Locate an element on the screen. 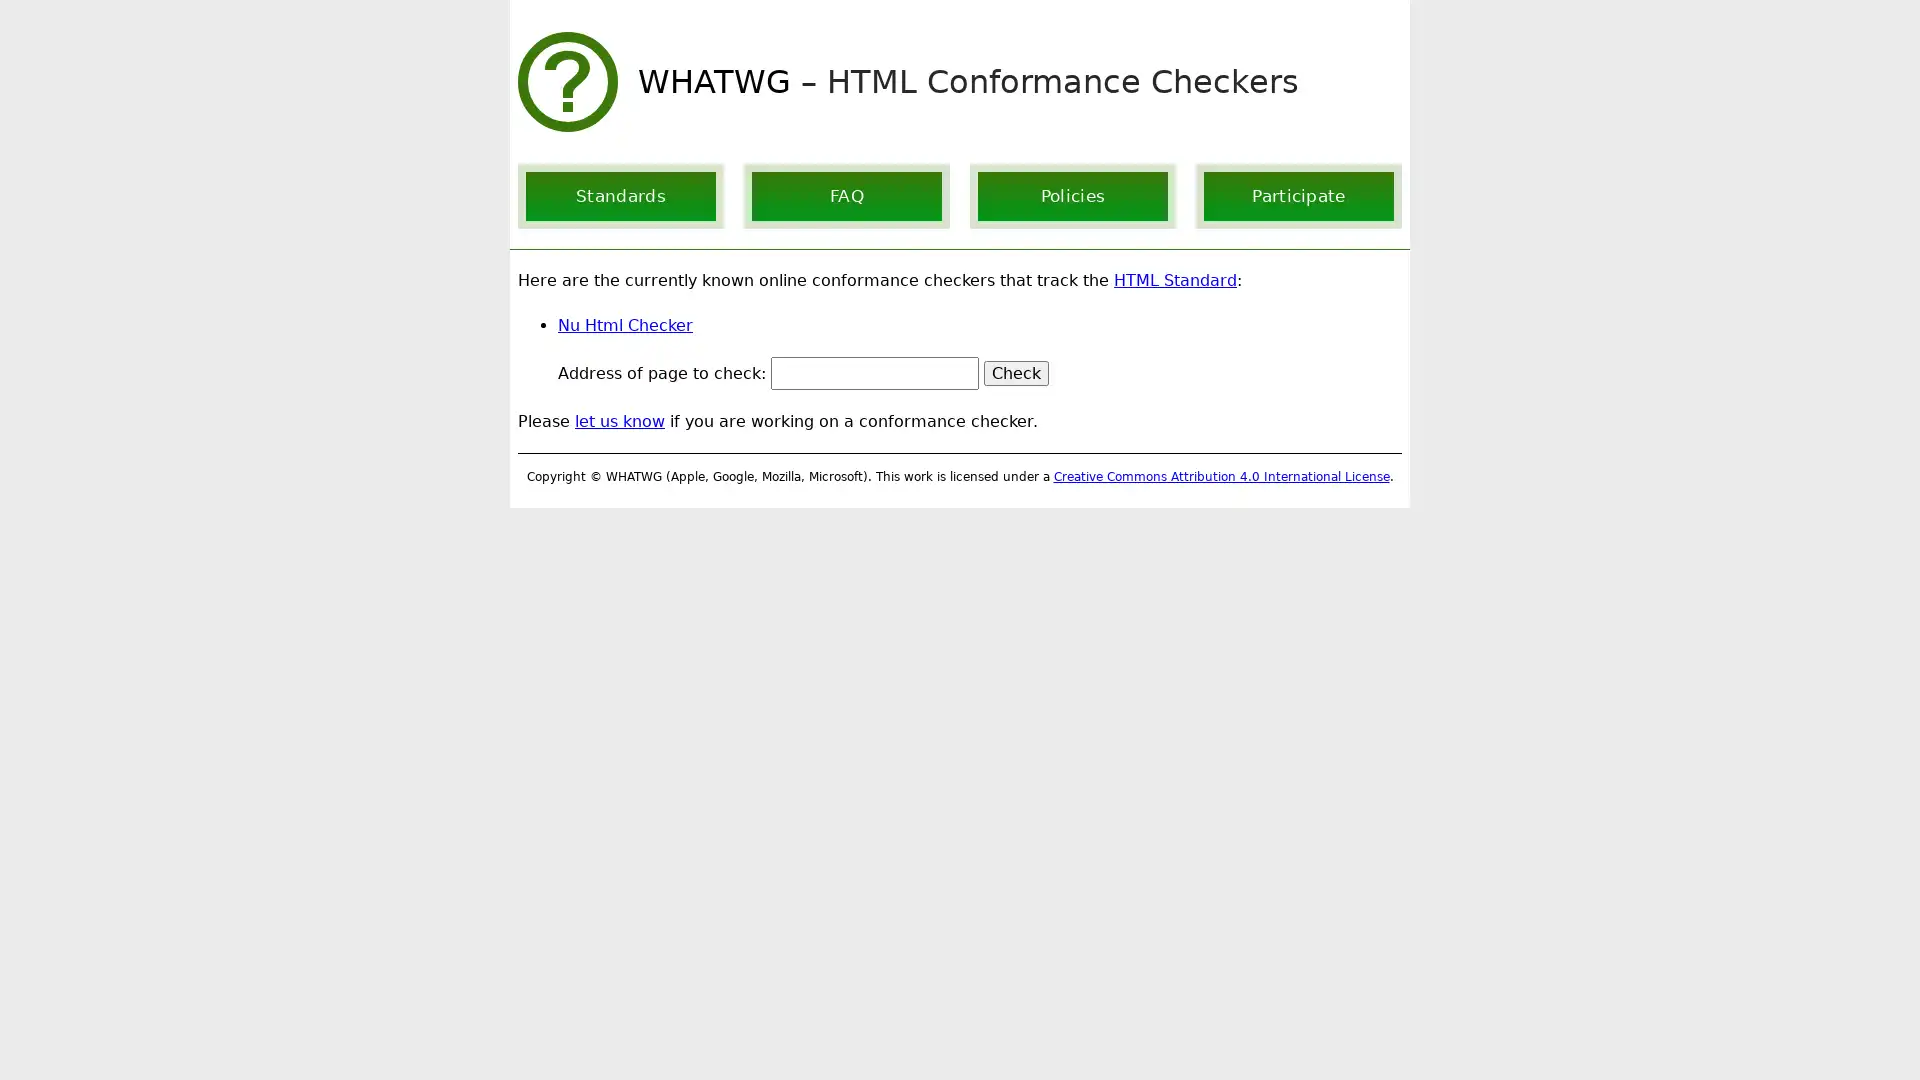 This screenshot has height=1080, width=1920. Check is located at coordinates (1016, 373).